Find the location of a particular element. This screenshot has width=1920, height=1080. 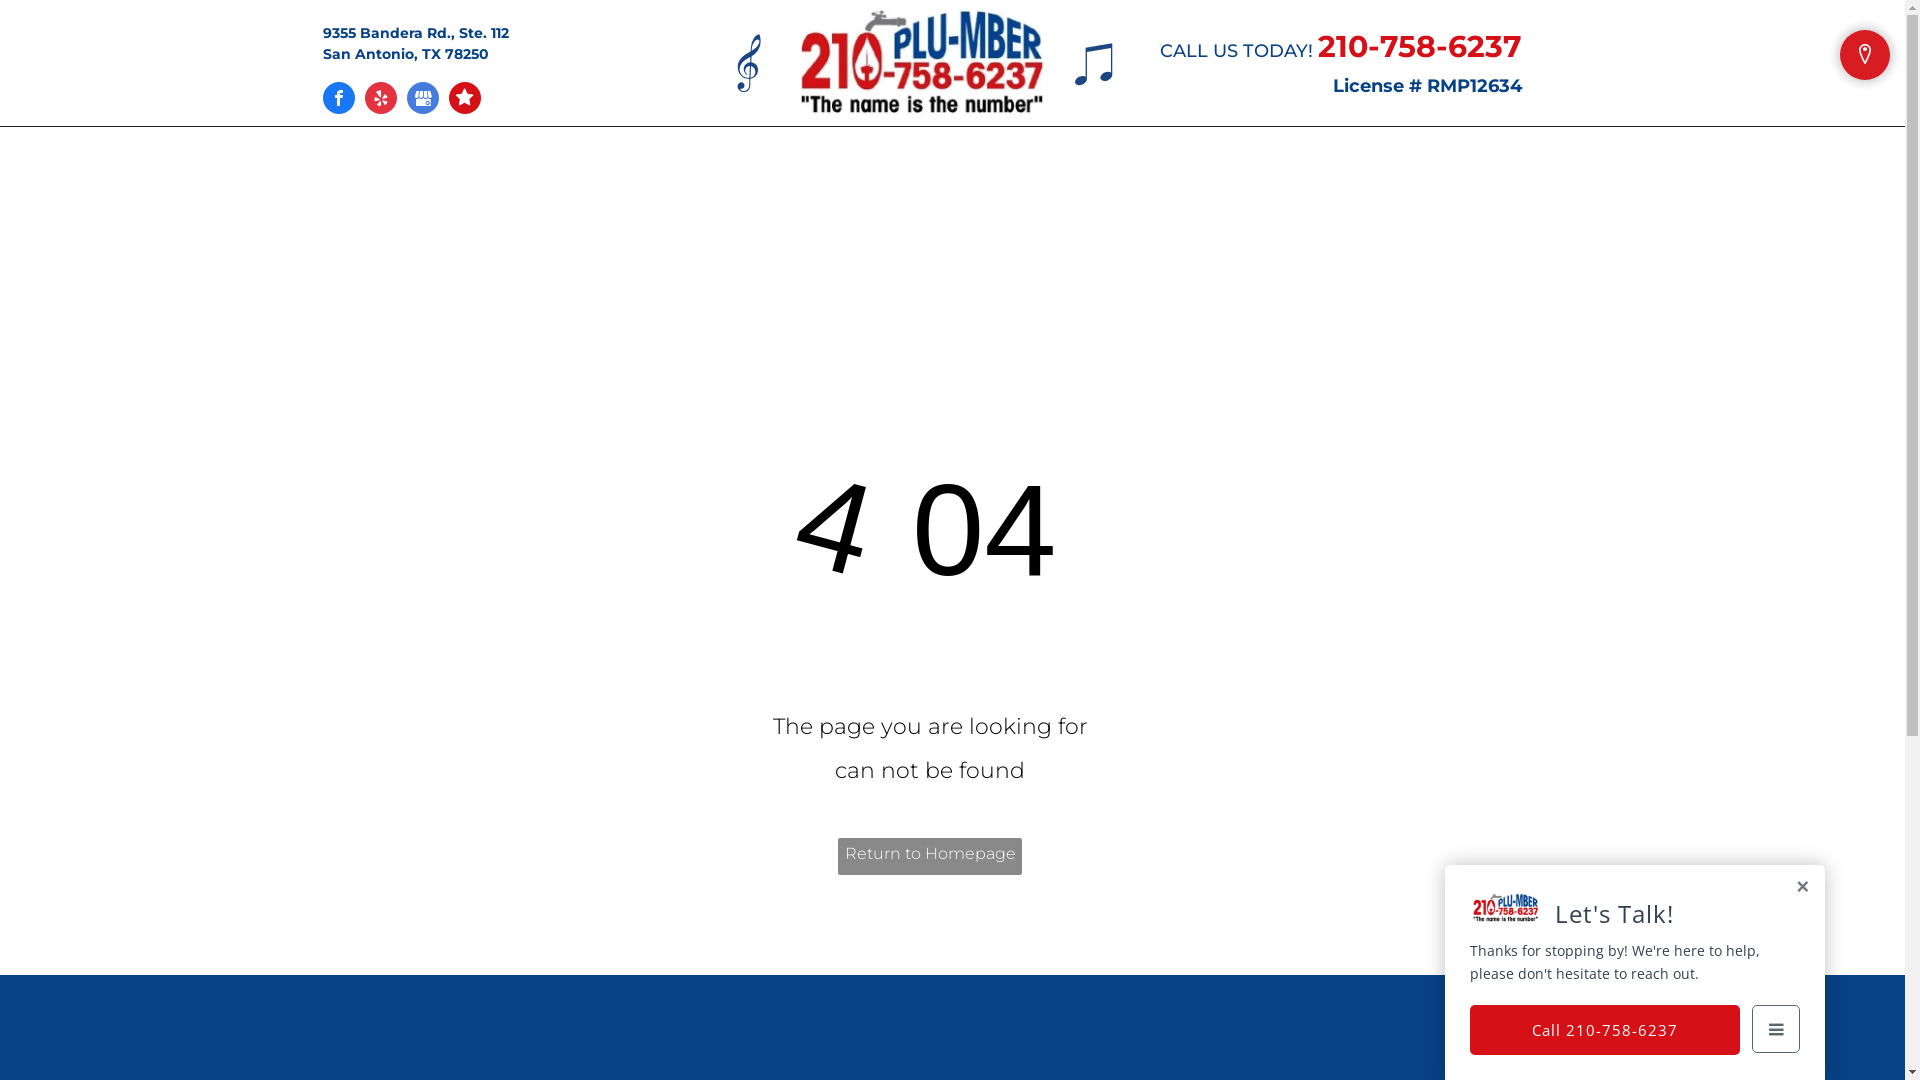

'9355 Bandera Rd., Ste. 112' is located at coordinates (413, 33).